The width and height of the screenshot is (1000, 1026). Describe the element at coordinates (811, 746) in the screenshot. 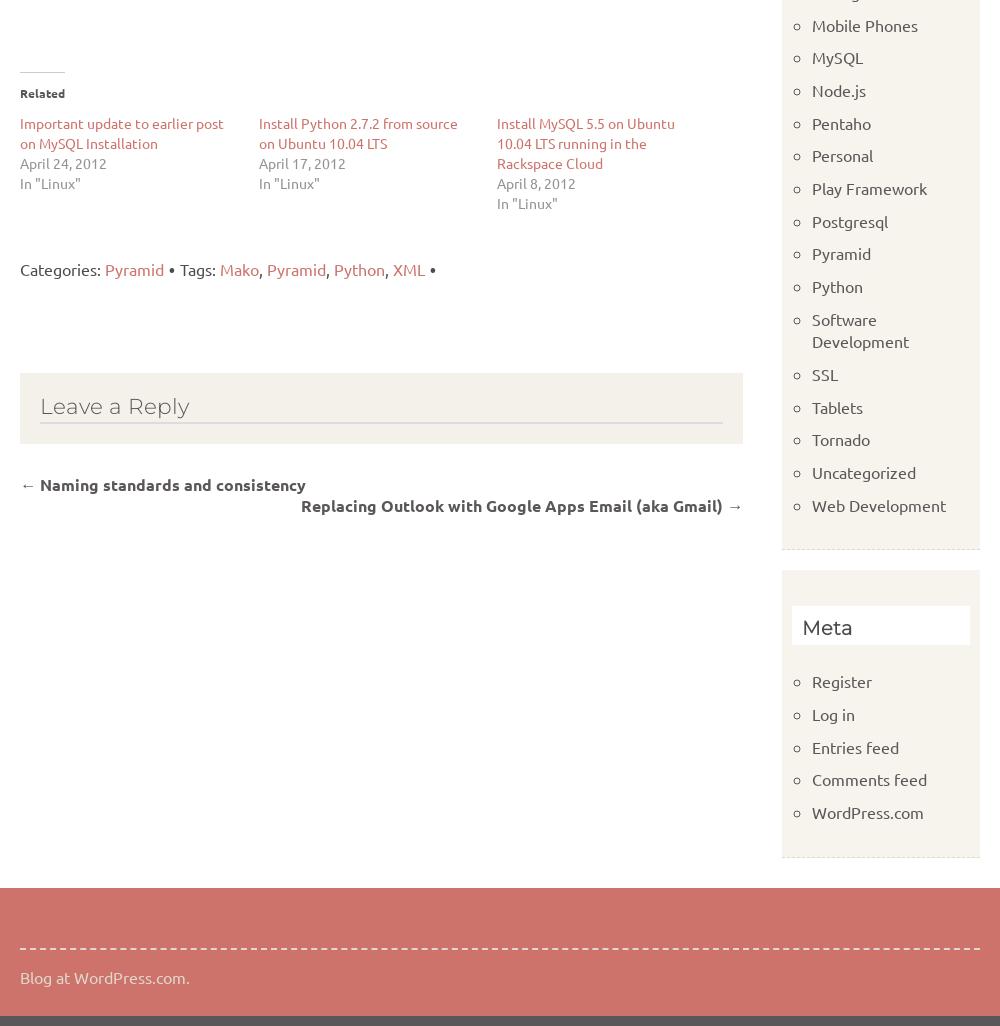

I see `'Entries feed'` at that location.